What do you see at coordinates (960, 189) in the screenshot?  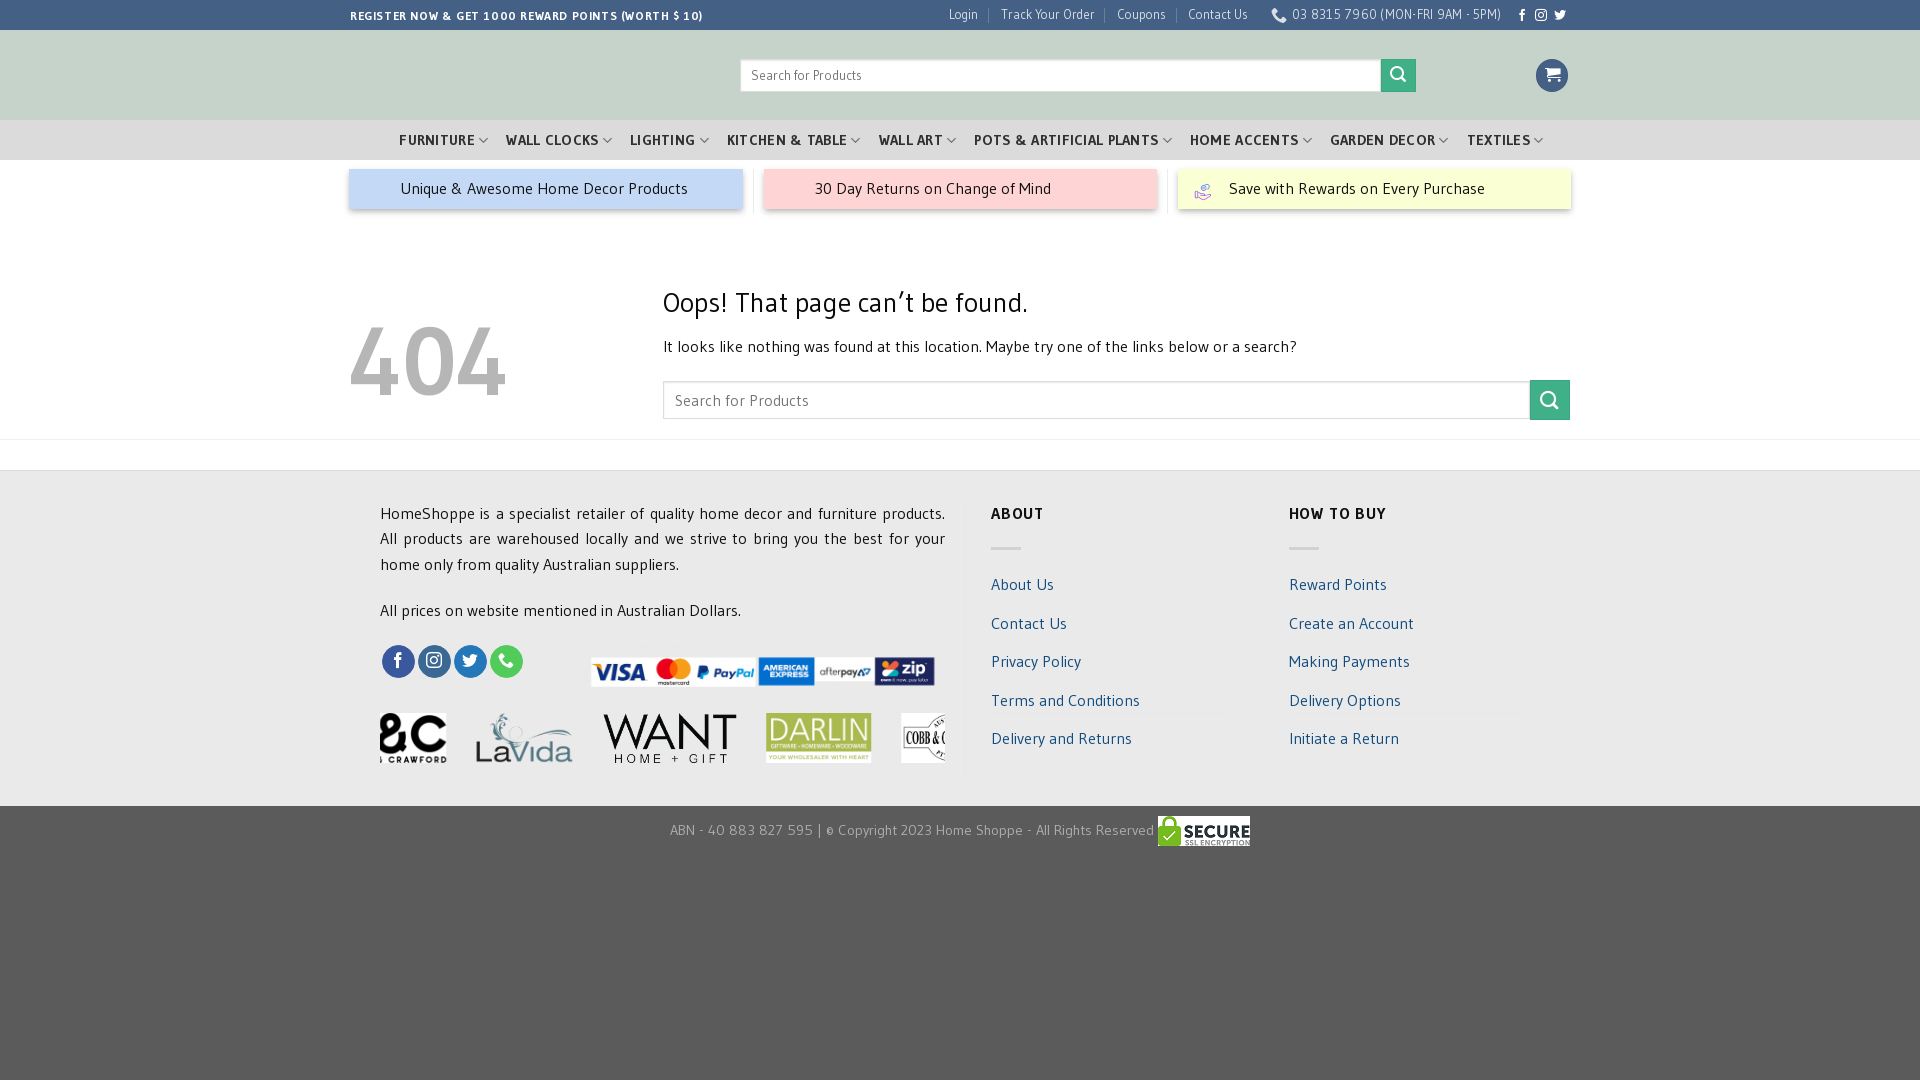 I see `'30 Day Returns on Change of Mind'` at bounding box center [960, 189].